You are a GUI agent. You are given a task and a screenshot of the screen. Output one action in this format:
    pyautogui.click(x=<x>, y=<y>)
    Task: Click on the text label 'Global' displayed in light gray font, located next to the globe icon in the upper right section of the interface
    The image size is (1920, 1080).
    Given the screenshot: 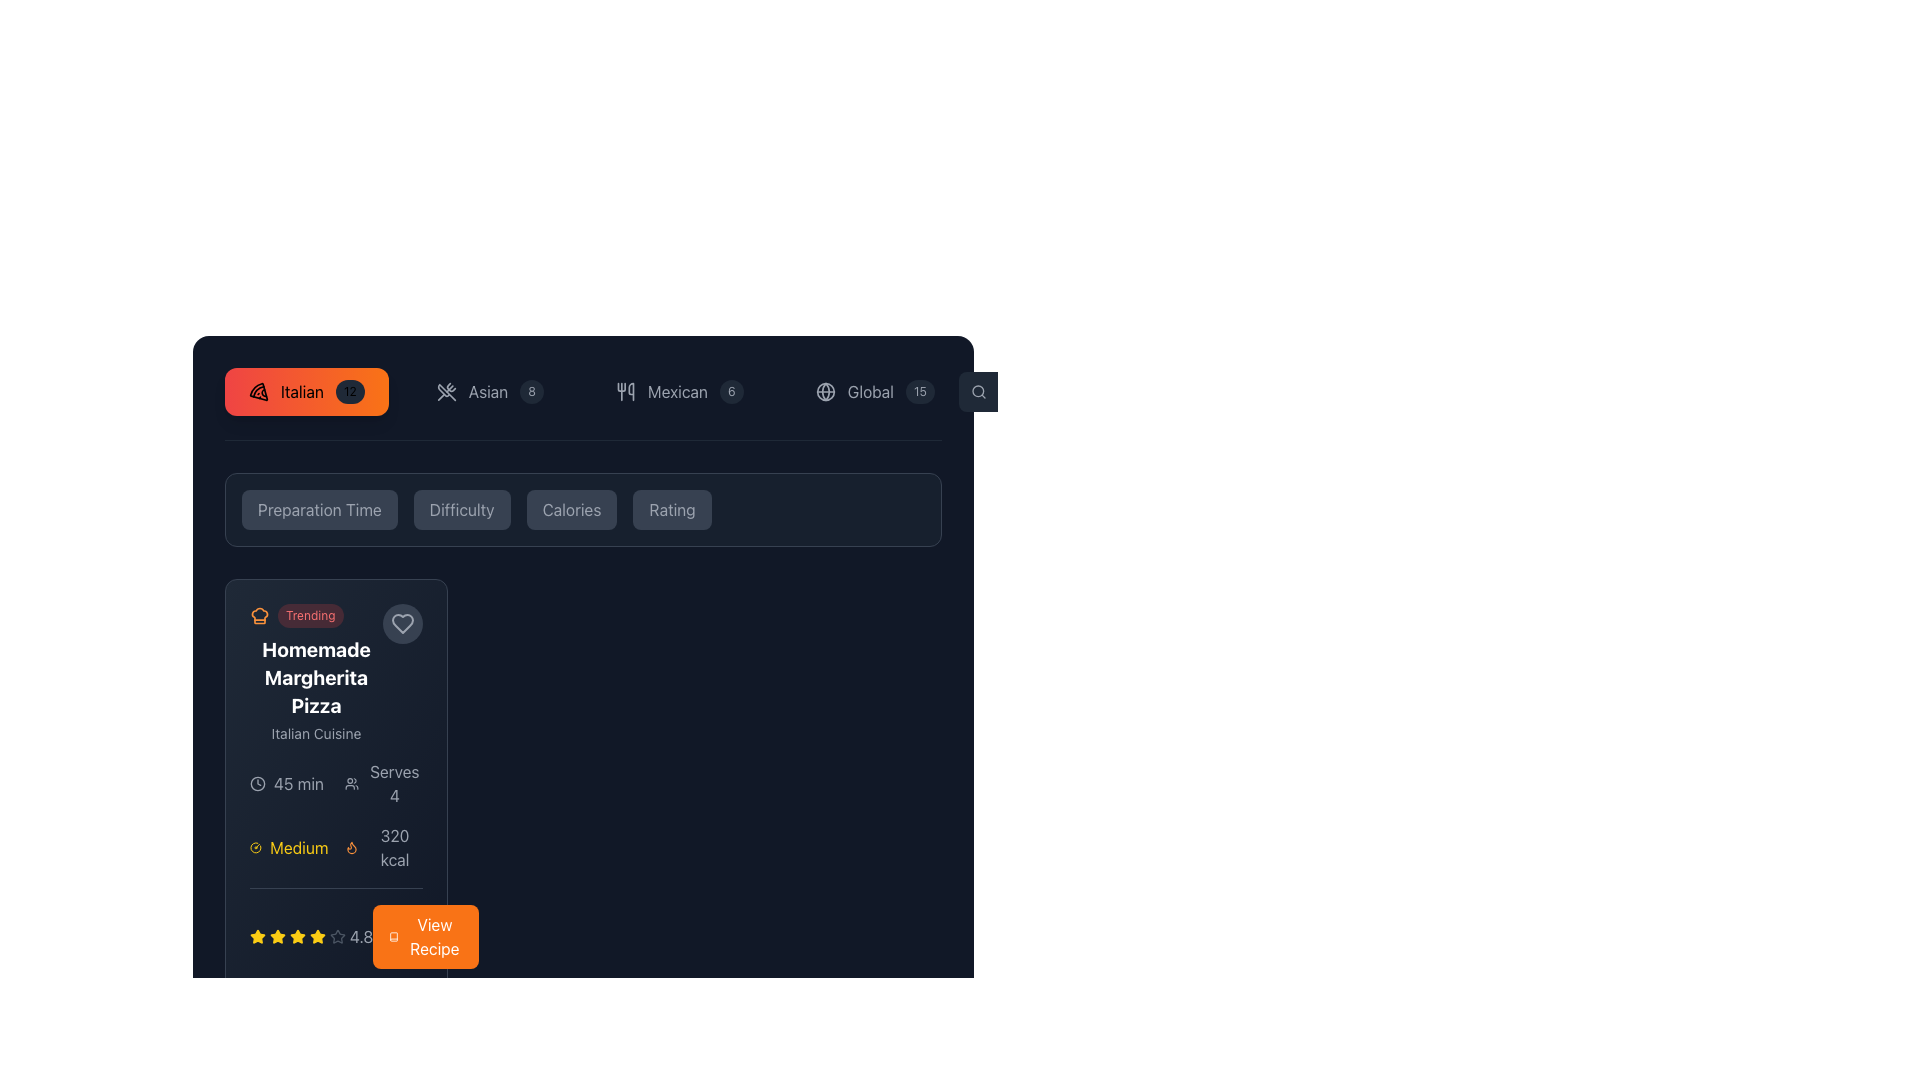 What is the action you would take?
    pyautogui.click(x=870, y=392)
    